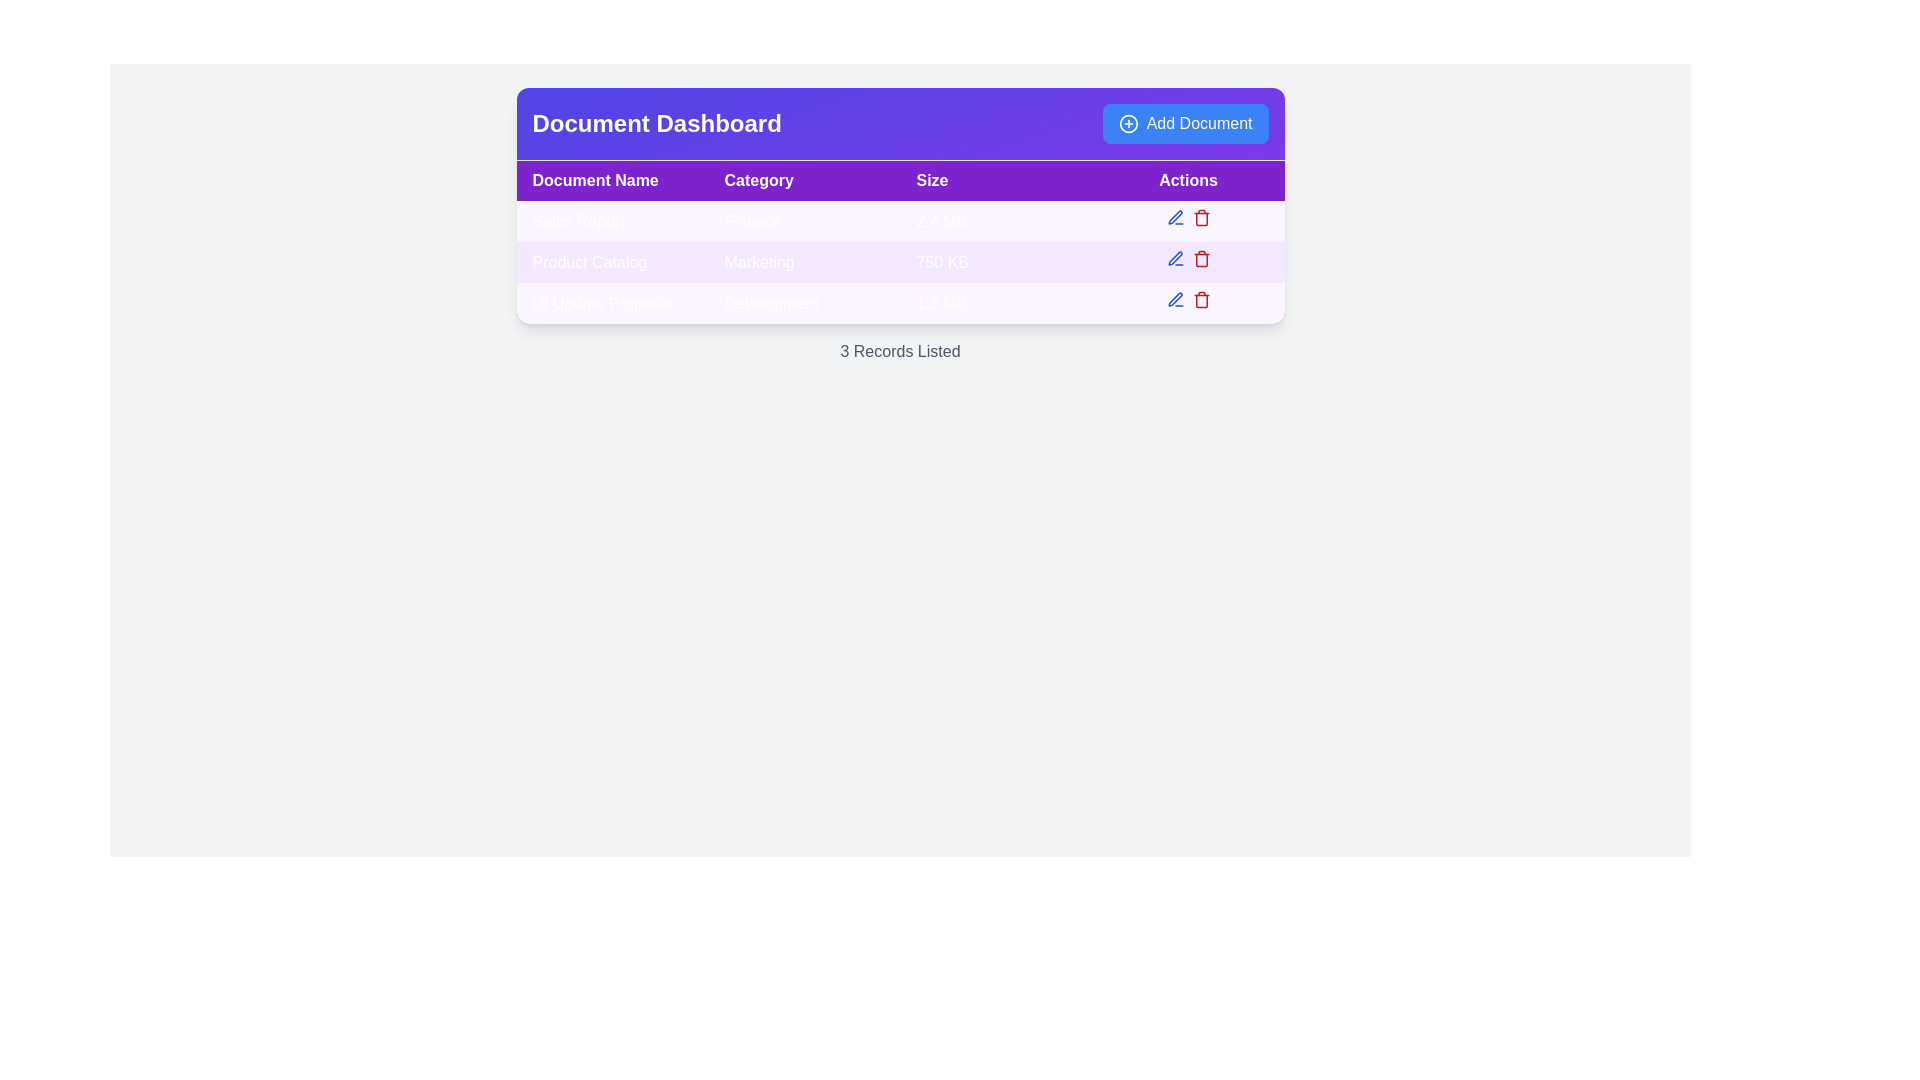 The width and height of the screenshot is (1920, 1080). Describe the element at coordinates (1185, 123) in the screenshot. I see `the button located at the top right corner of the 'Document Dashboard' section` at that location.